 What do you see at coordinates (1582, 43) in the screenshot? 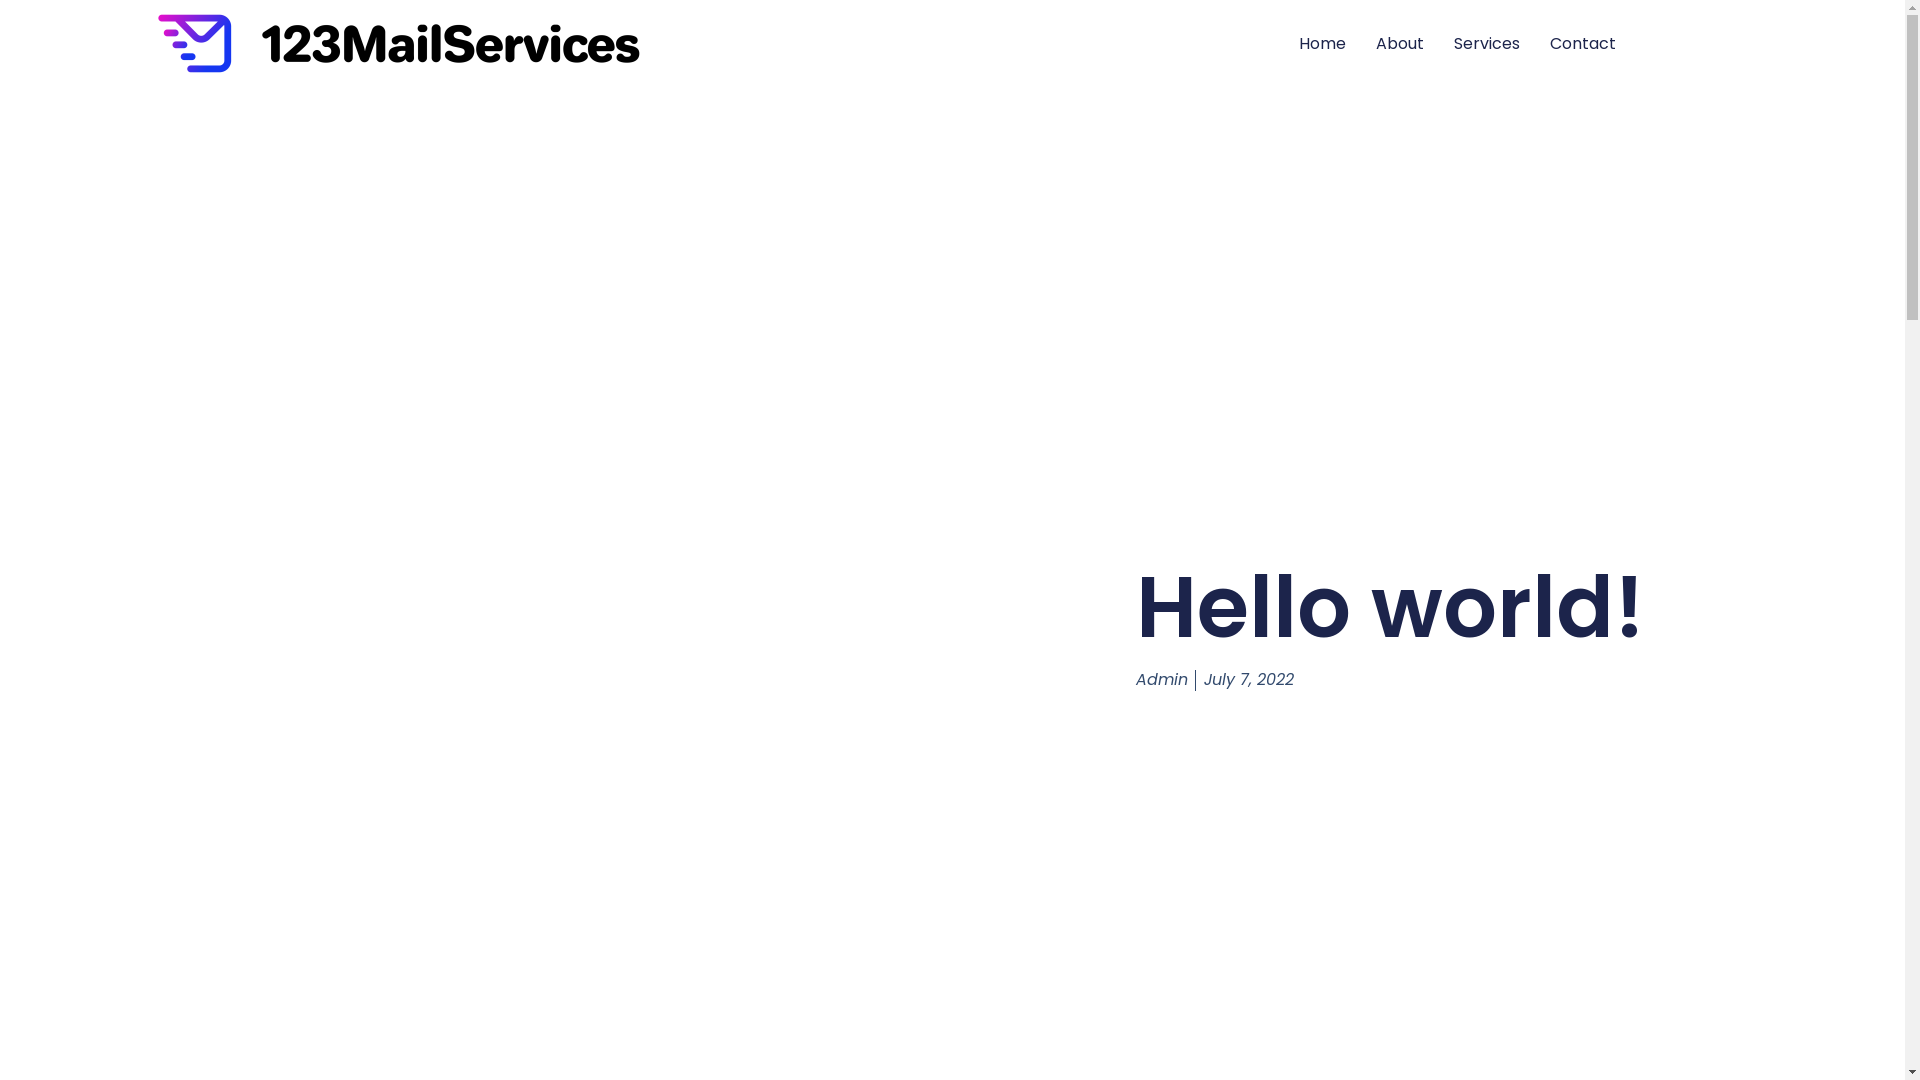
I see `'Contact'` at bounding box center [1582, 43].